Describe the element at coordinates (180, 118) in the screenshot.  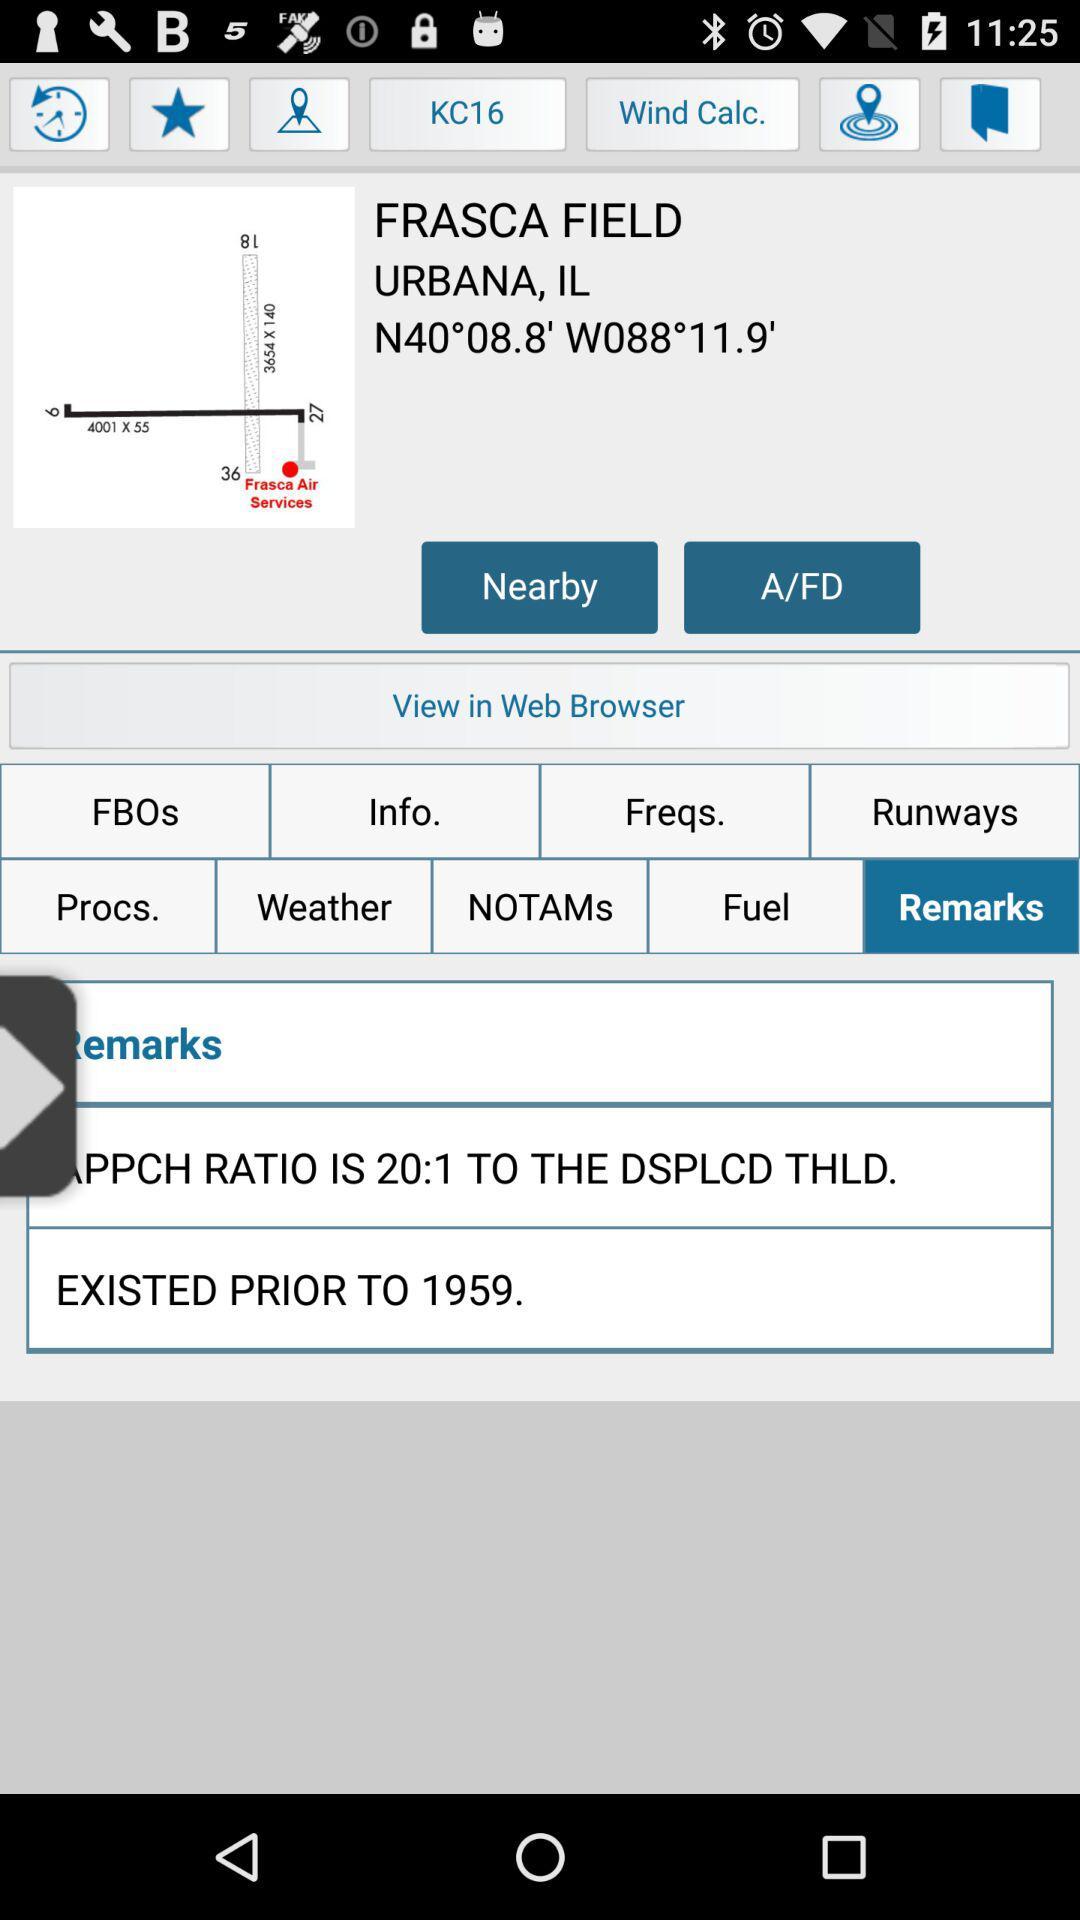
I see `click star icon` at that location.